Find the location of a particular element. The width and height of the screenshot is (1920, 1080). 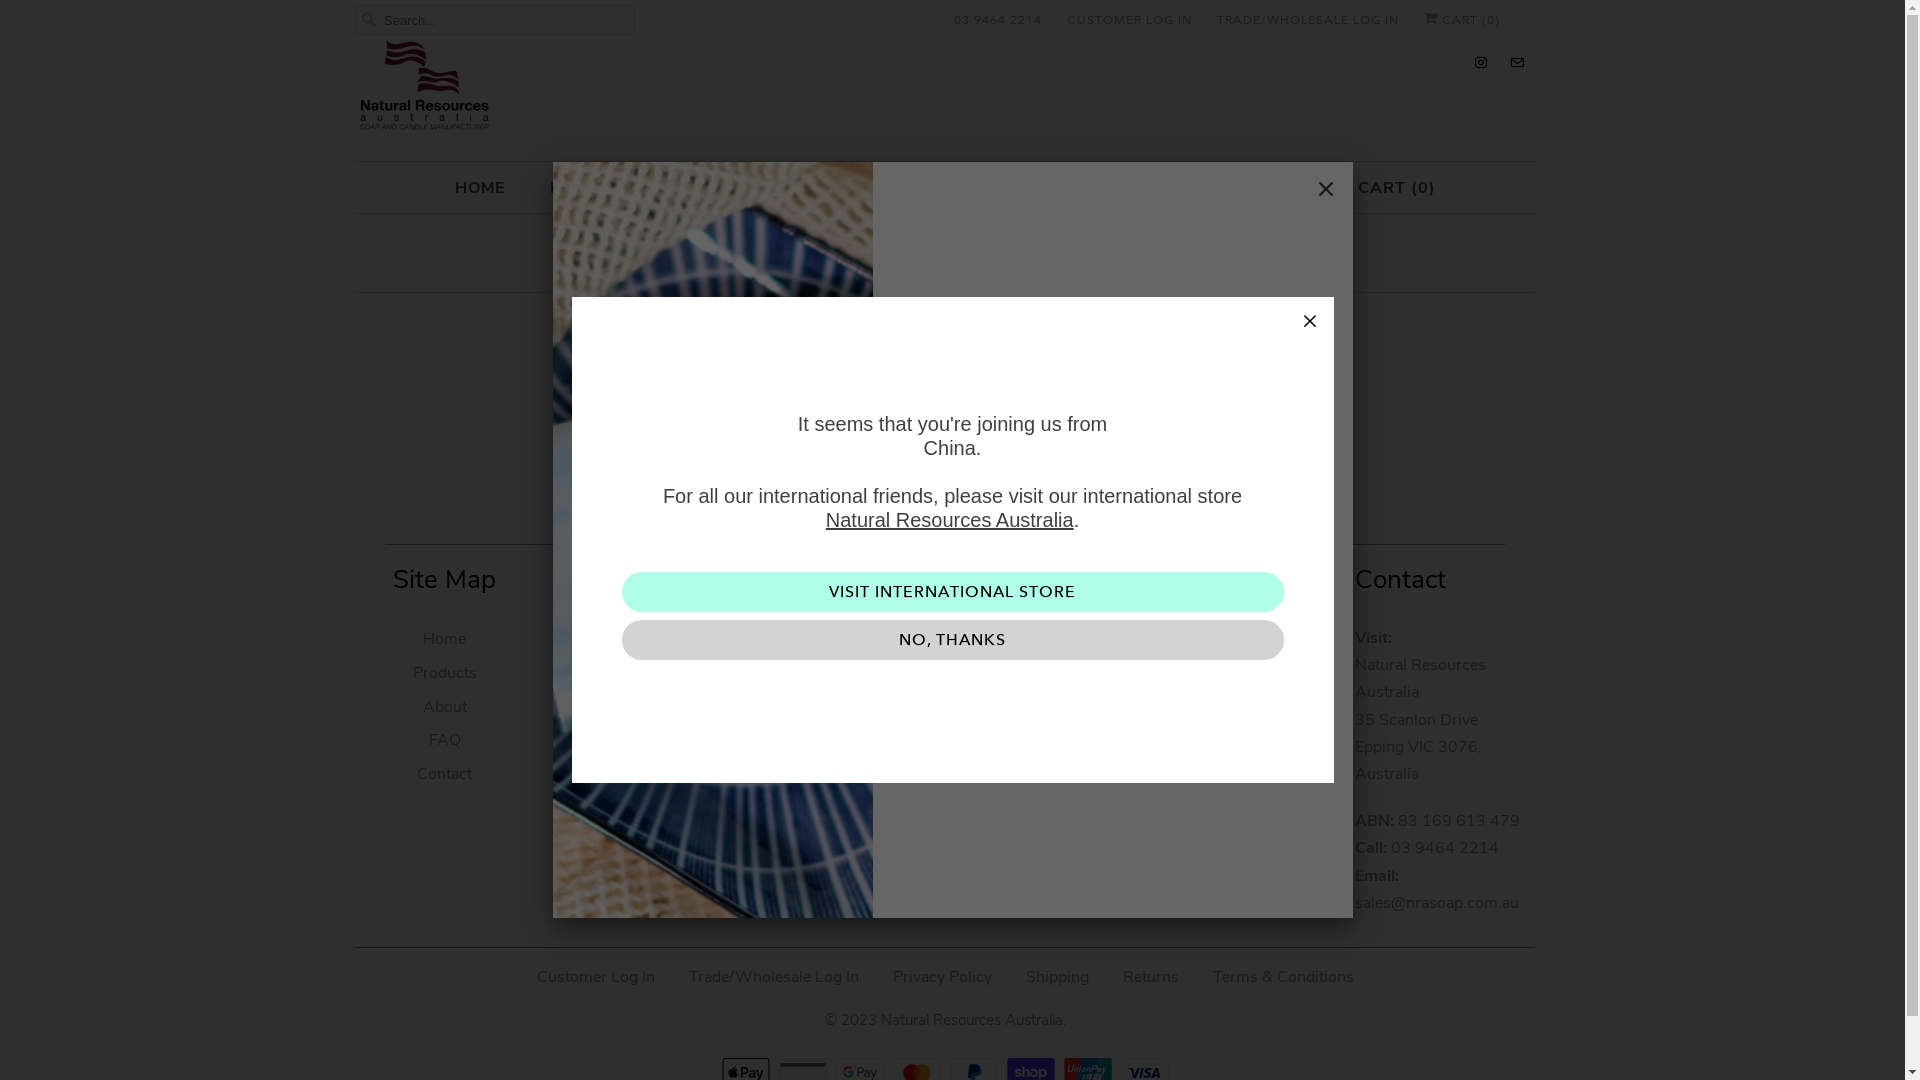

'Customer Log In' is located at coordinates (594, 975).